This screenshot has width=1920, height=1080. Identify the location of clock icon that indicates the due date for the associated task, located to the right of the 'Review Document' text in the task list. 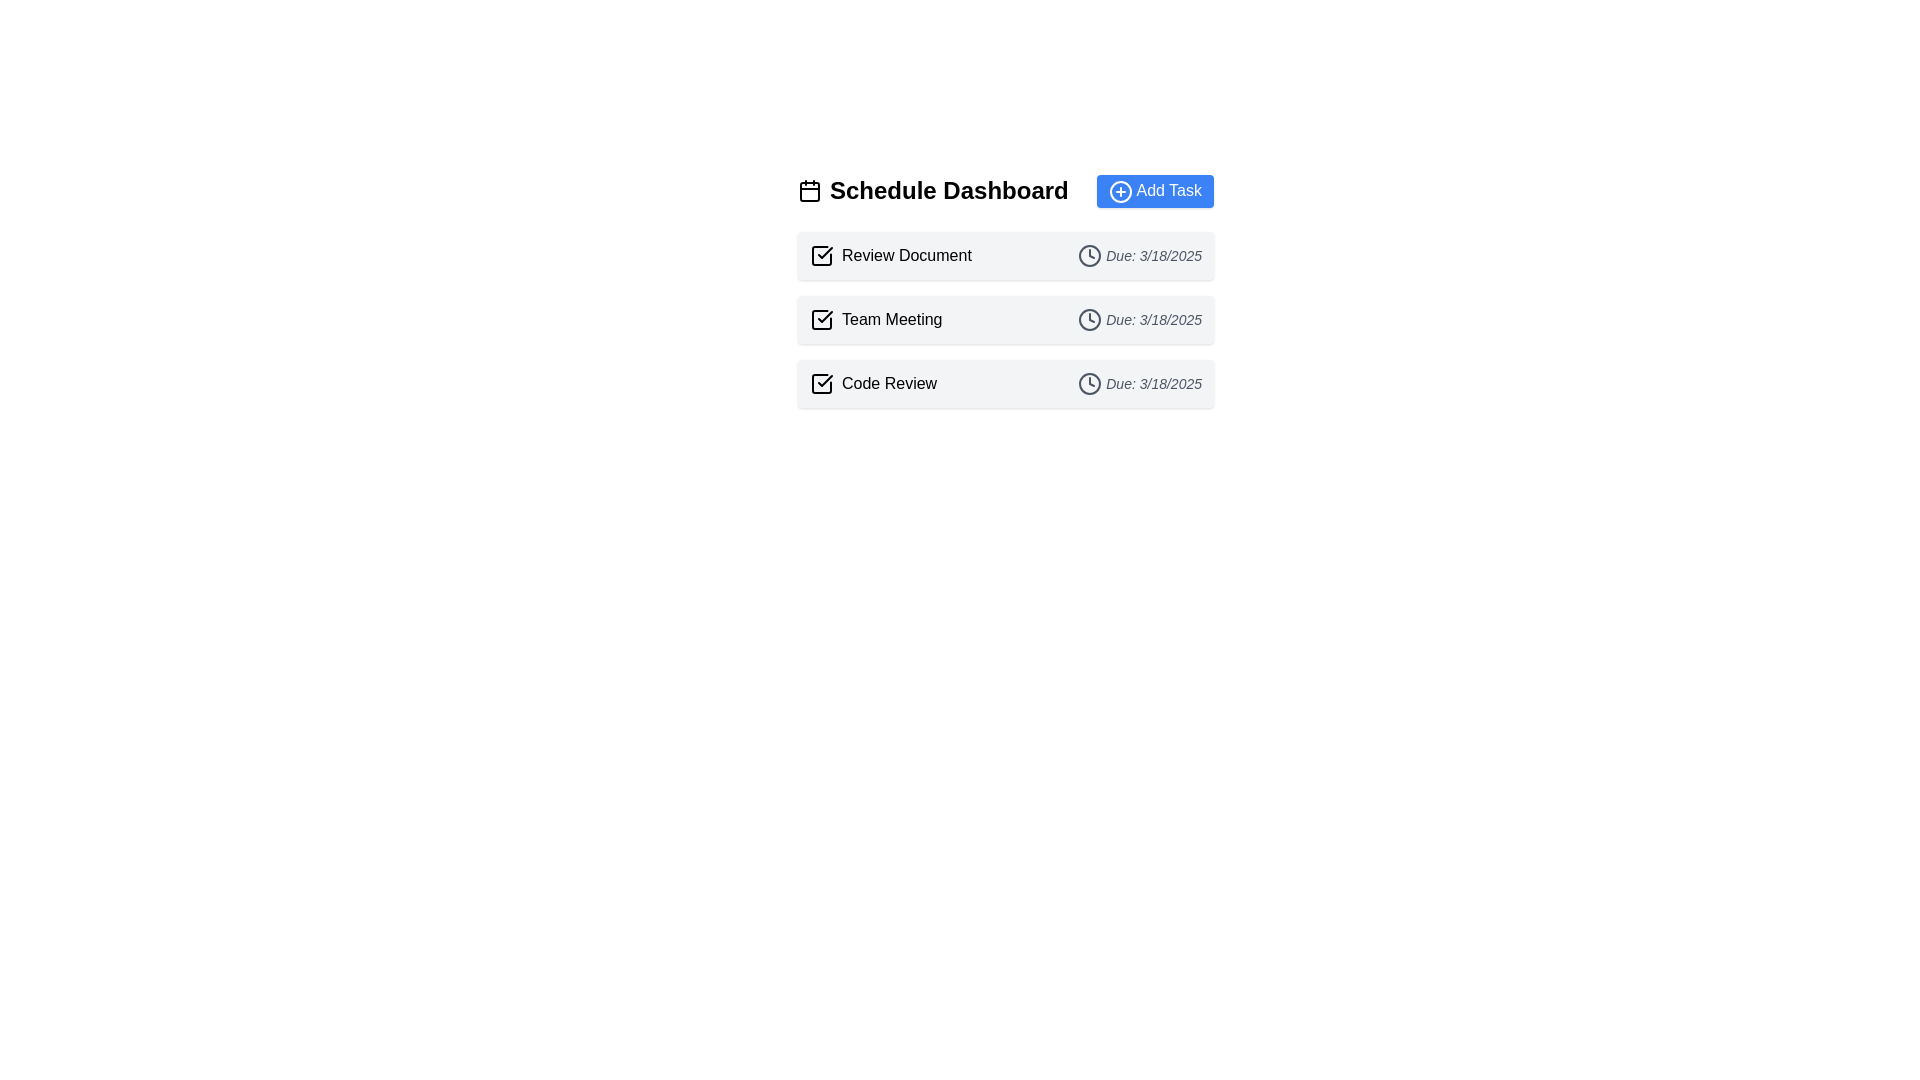
(1089, 254).